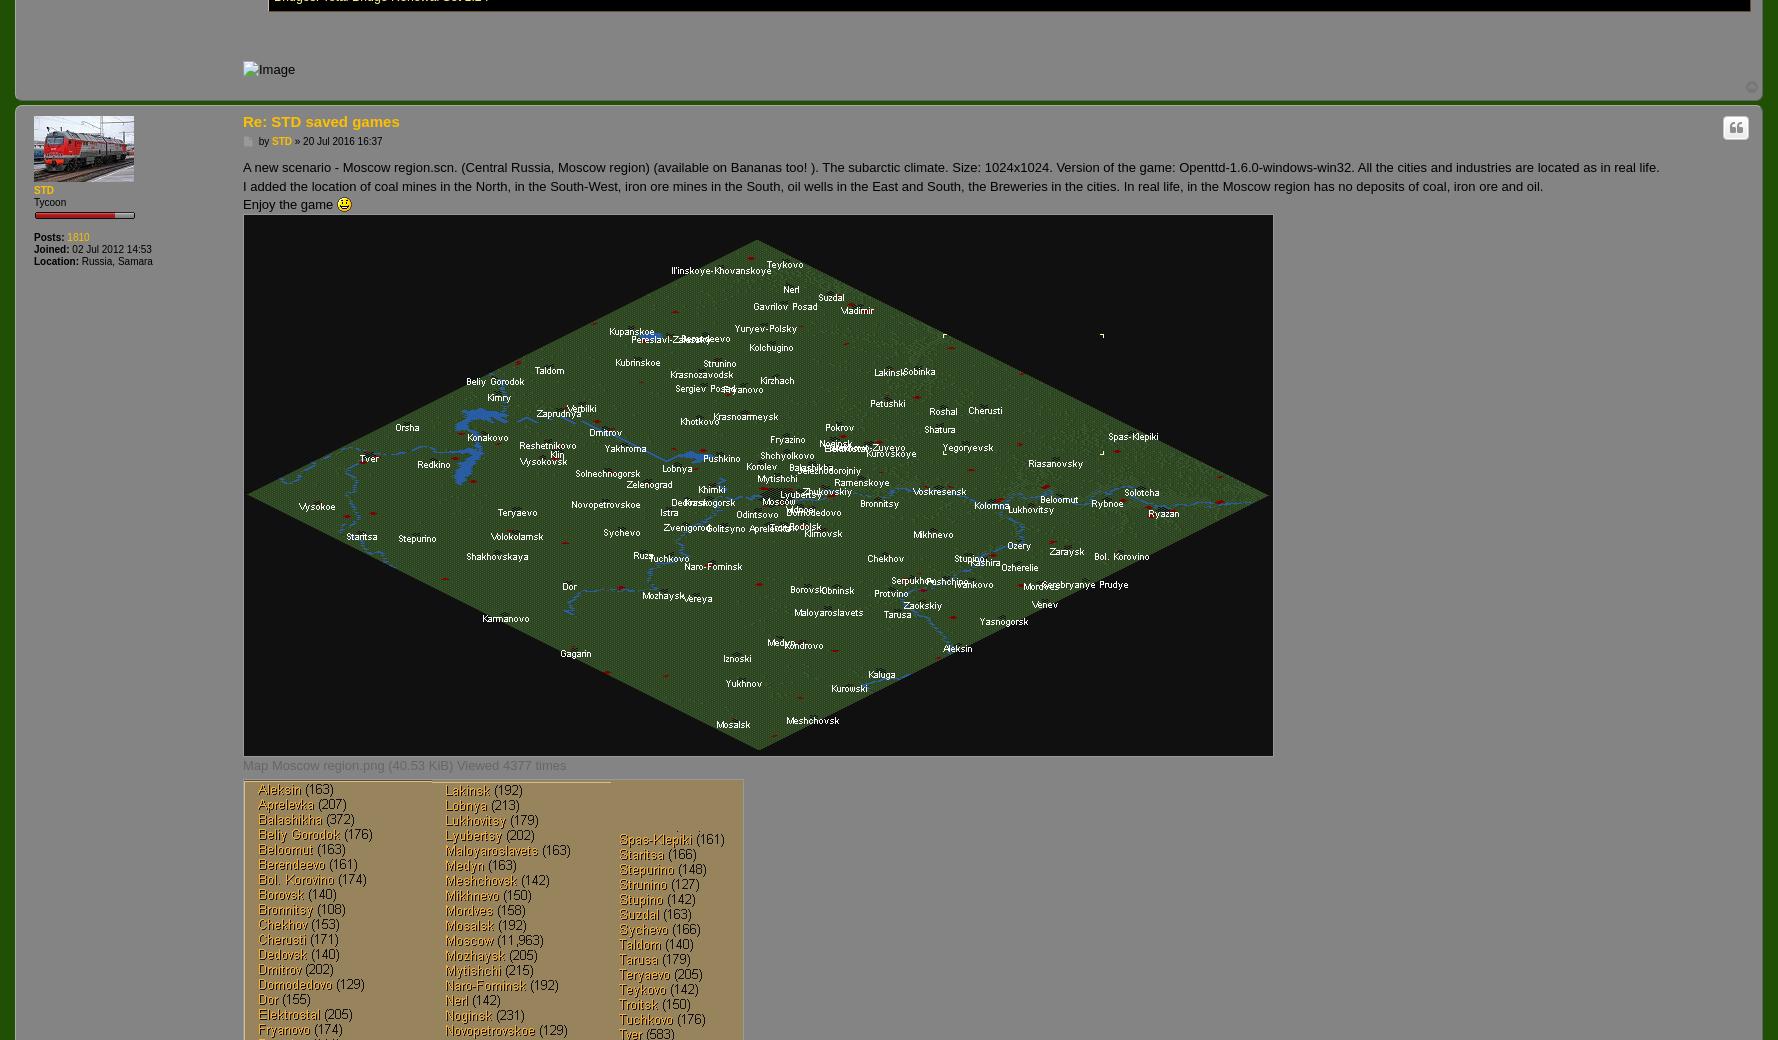 This screenshot has width=1778, height=1040. I want to click on 'A new scenario - Moscow region.scn. (Central Russia, Moscow region) (available on Bananas too! ). The subarctic climate. Size: 1024x1024. Version of the game: Openttd-1.6.0-windows-win32. All the cities and industries are located as in real life.', so click(951, 167).